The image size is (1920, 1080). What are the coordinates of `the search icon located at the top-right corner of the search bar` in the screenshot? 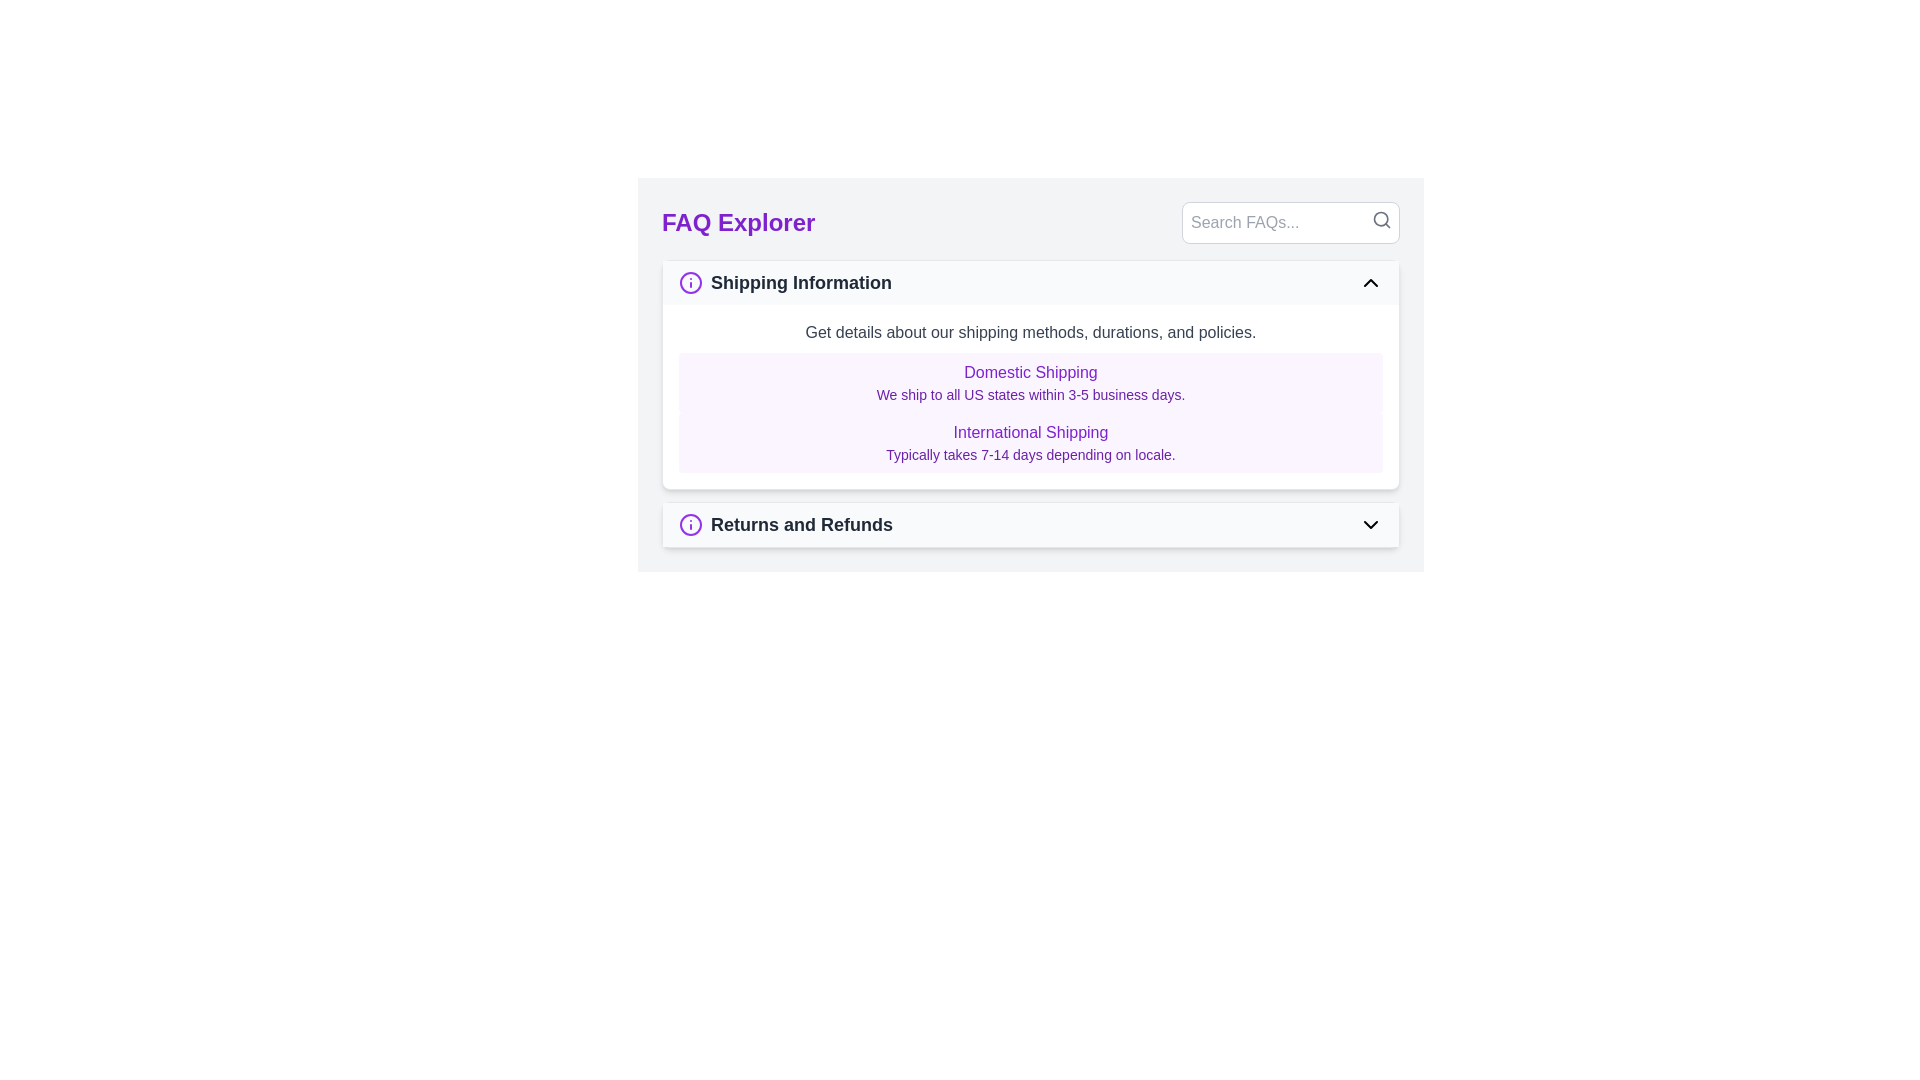 It's located at (1381, 219).